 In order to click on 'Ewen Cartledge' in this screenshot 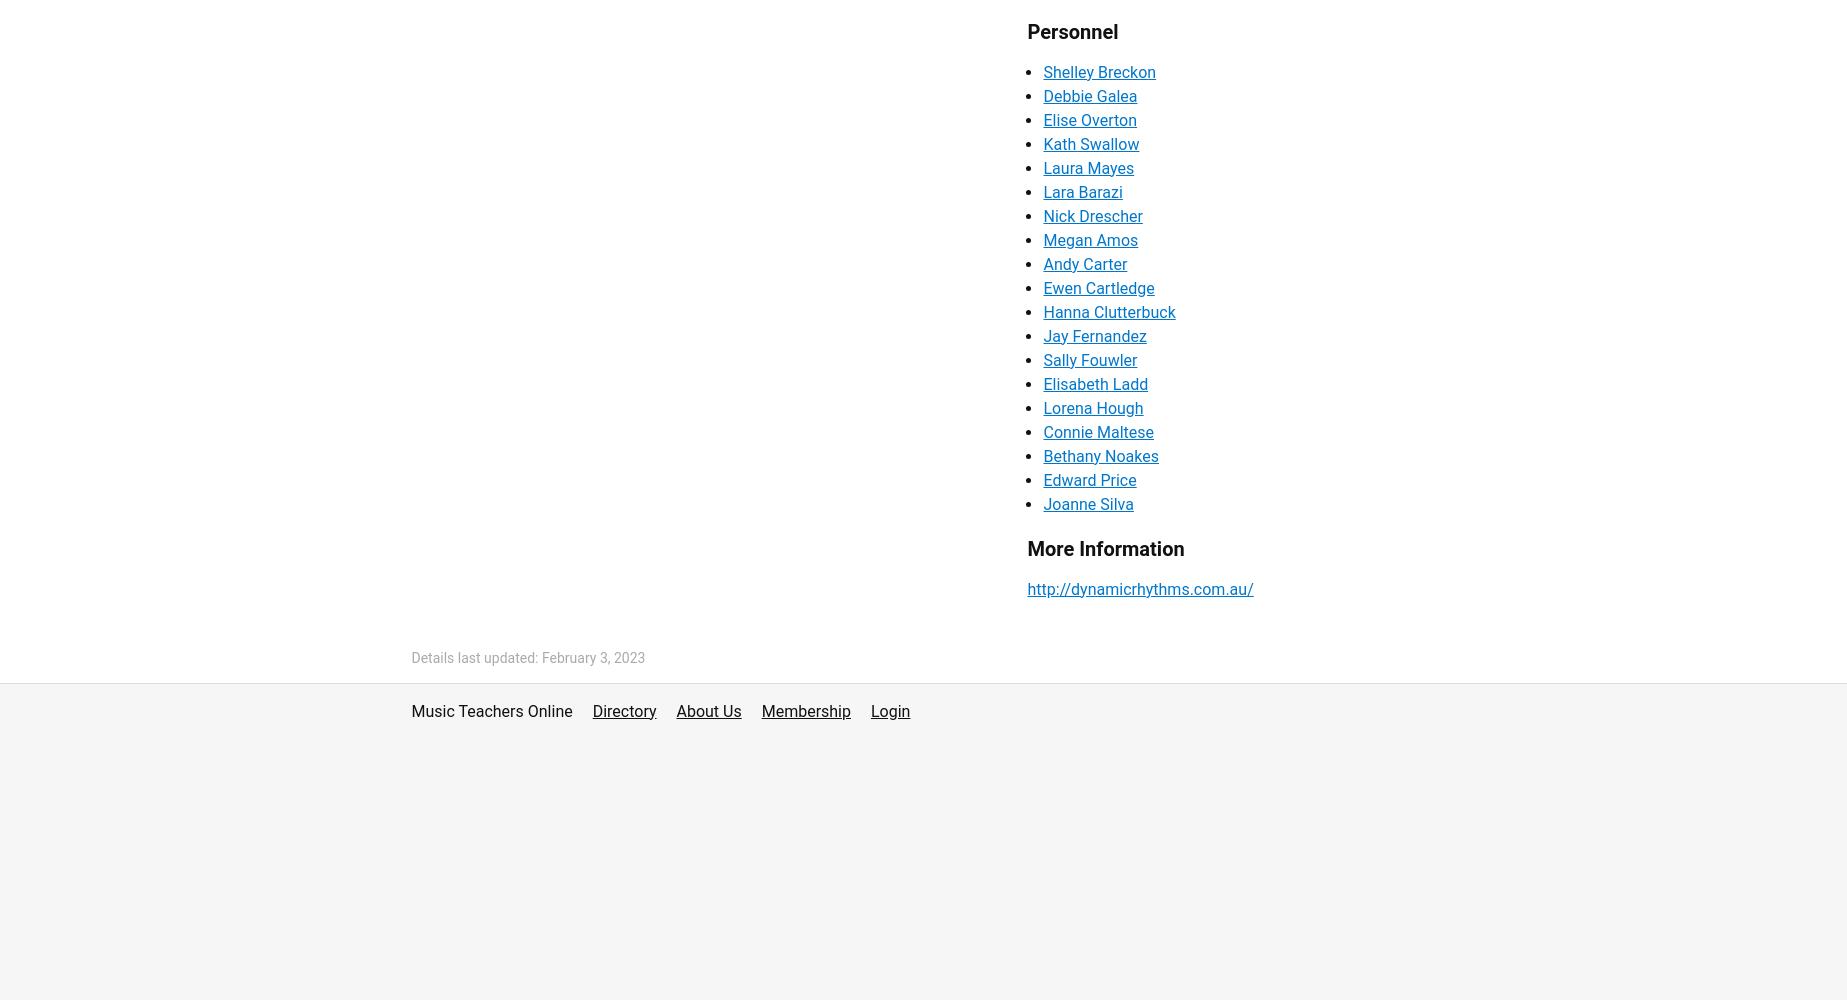, I will do `click(1097, 287)`.